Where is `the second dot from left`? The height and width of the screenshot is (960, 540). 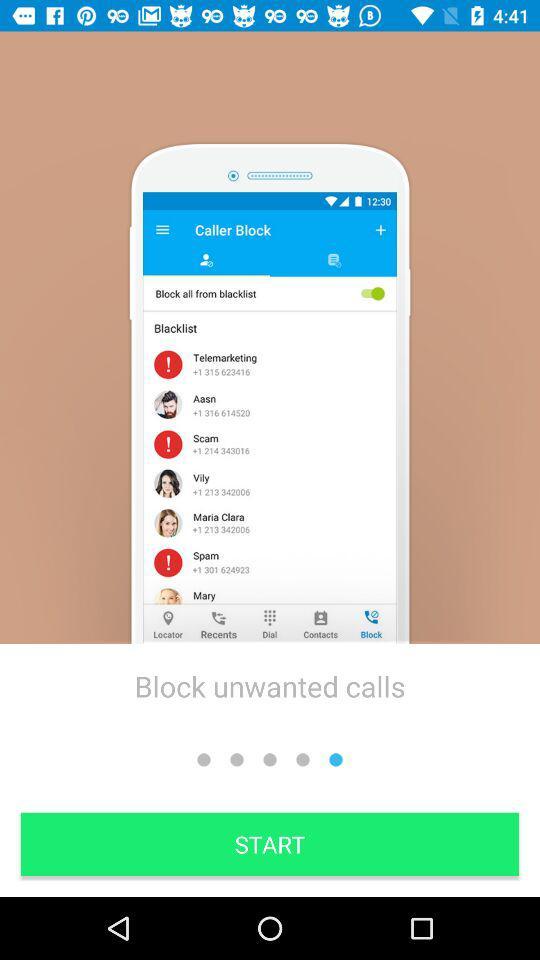
the second dot from left is located at coordinates (237, 759).